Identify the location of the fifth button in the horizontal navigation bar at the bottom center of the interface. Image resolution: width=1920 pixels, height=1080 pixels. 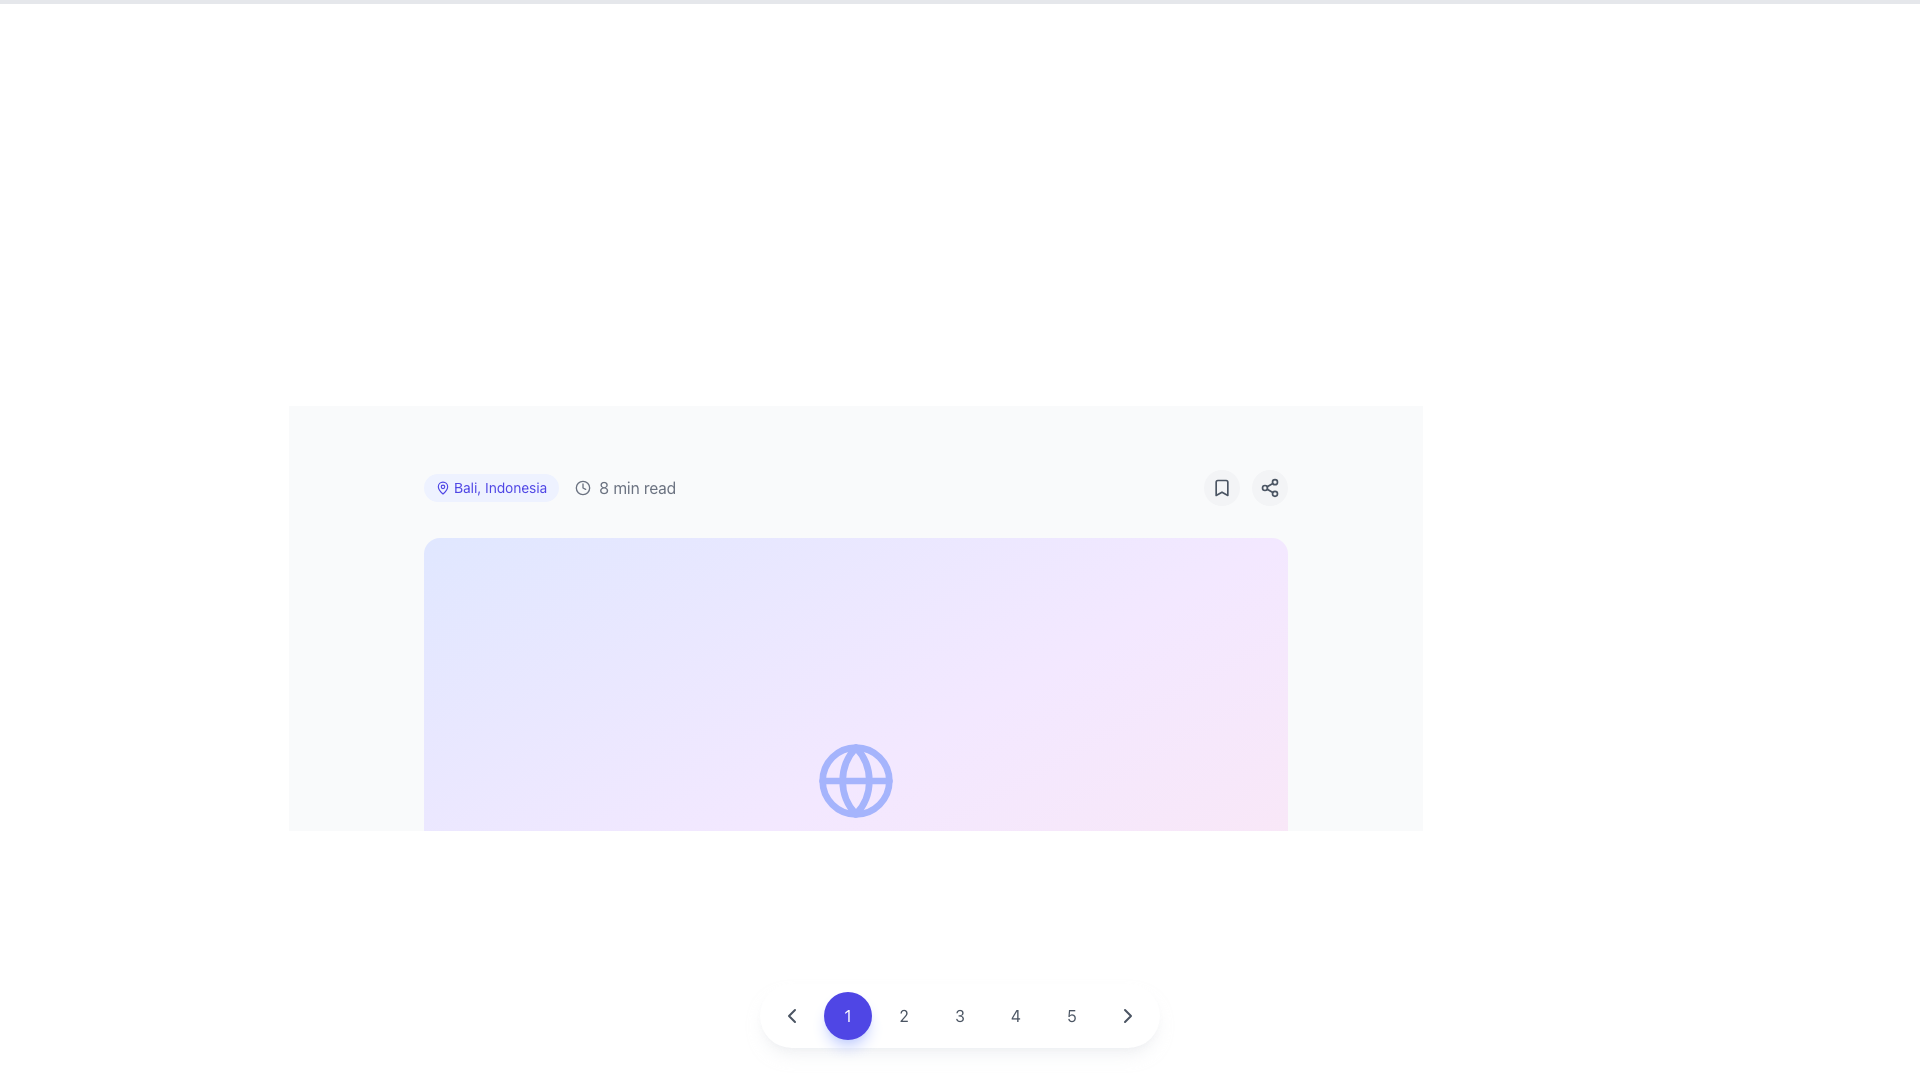
(1070, 1015).